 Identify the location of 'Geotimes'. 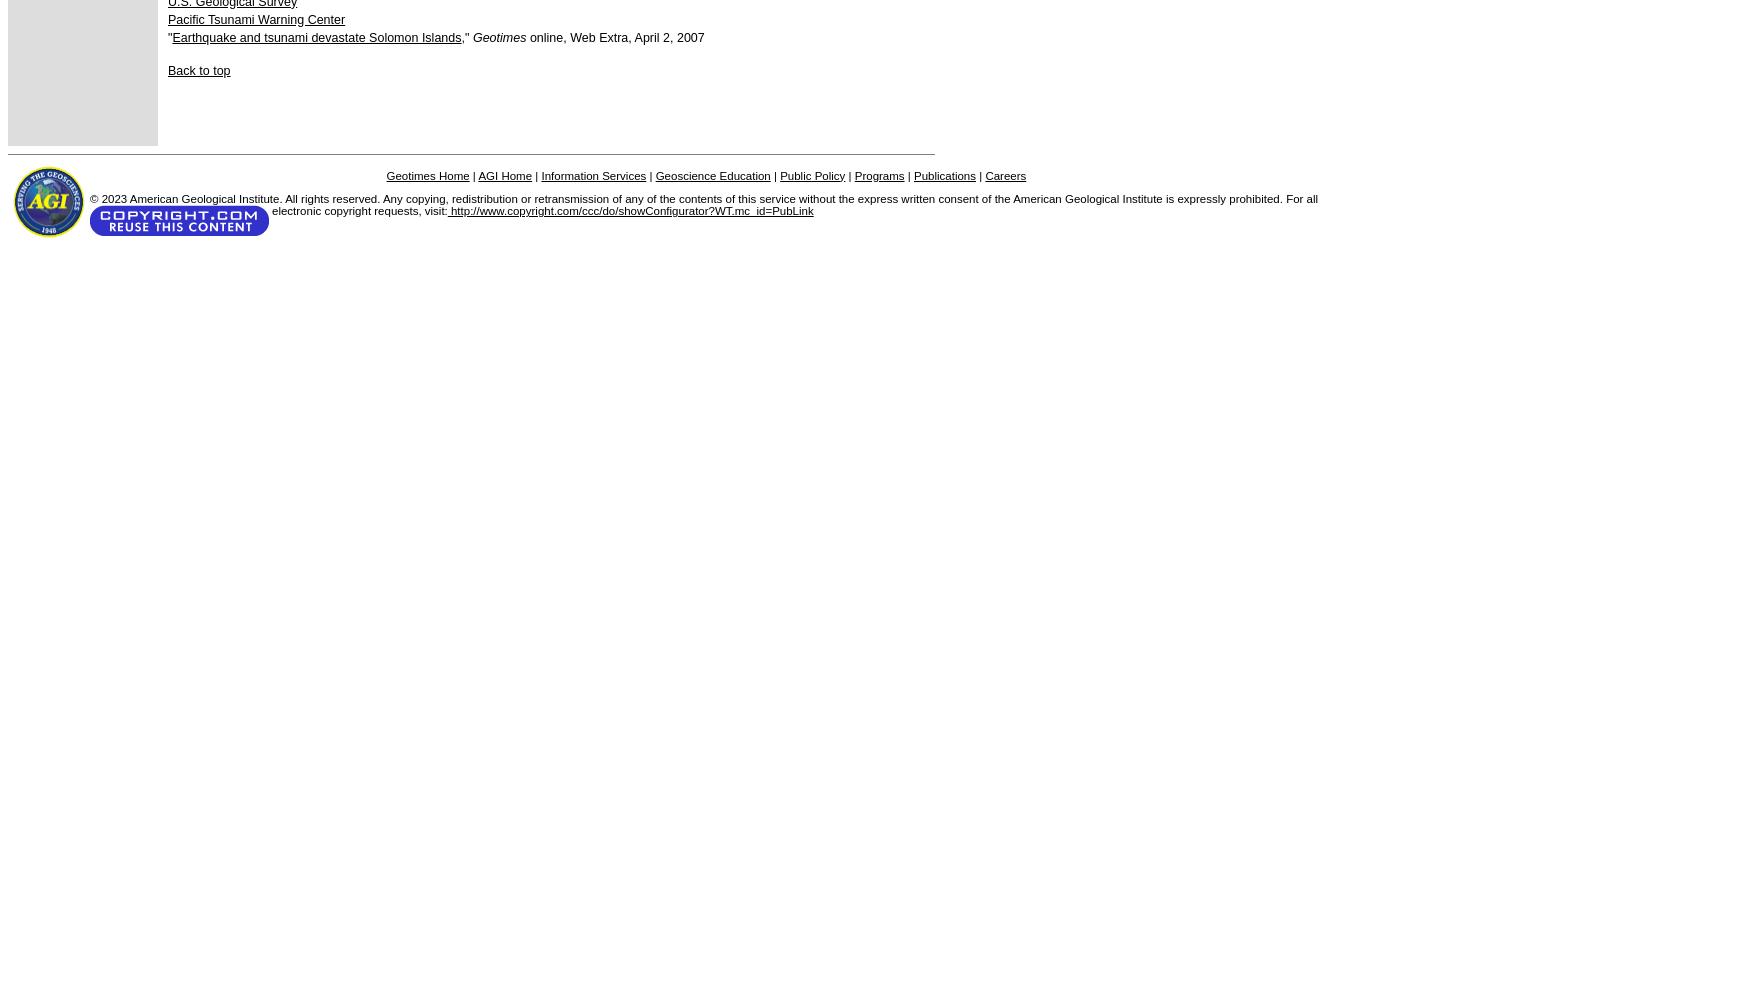
(498, 37).